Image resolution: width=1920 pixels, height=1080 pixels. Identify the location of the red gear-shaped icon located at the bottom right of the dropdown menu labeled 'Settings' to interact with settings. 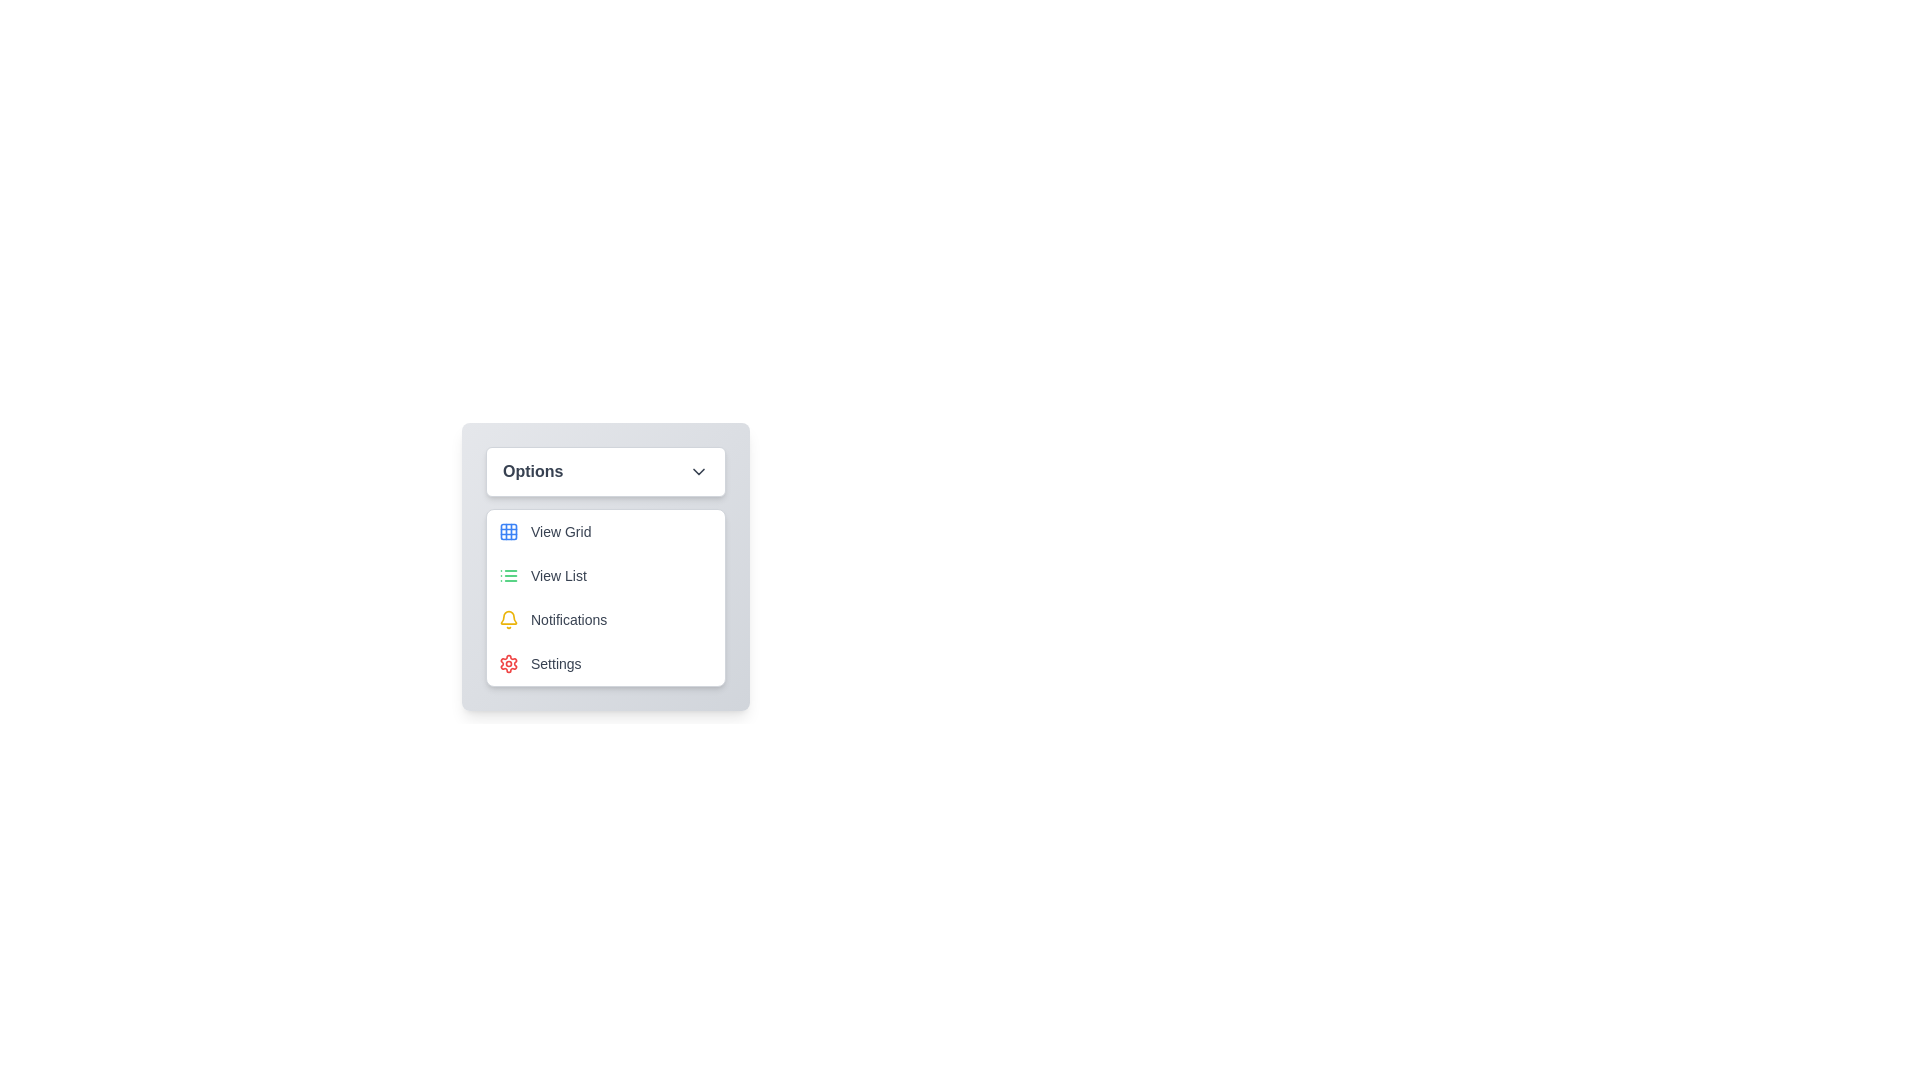
(508, 663).